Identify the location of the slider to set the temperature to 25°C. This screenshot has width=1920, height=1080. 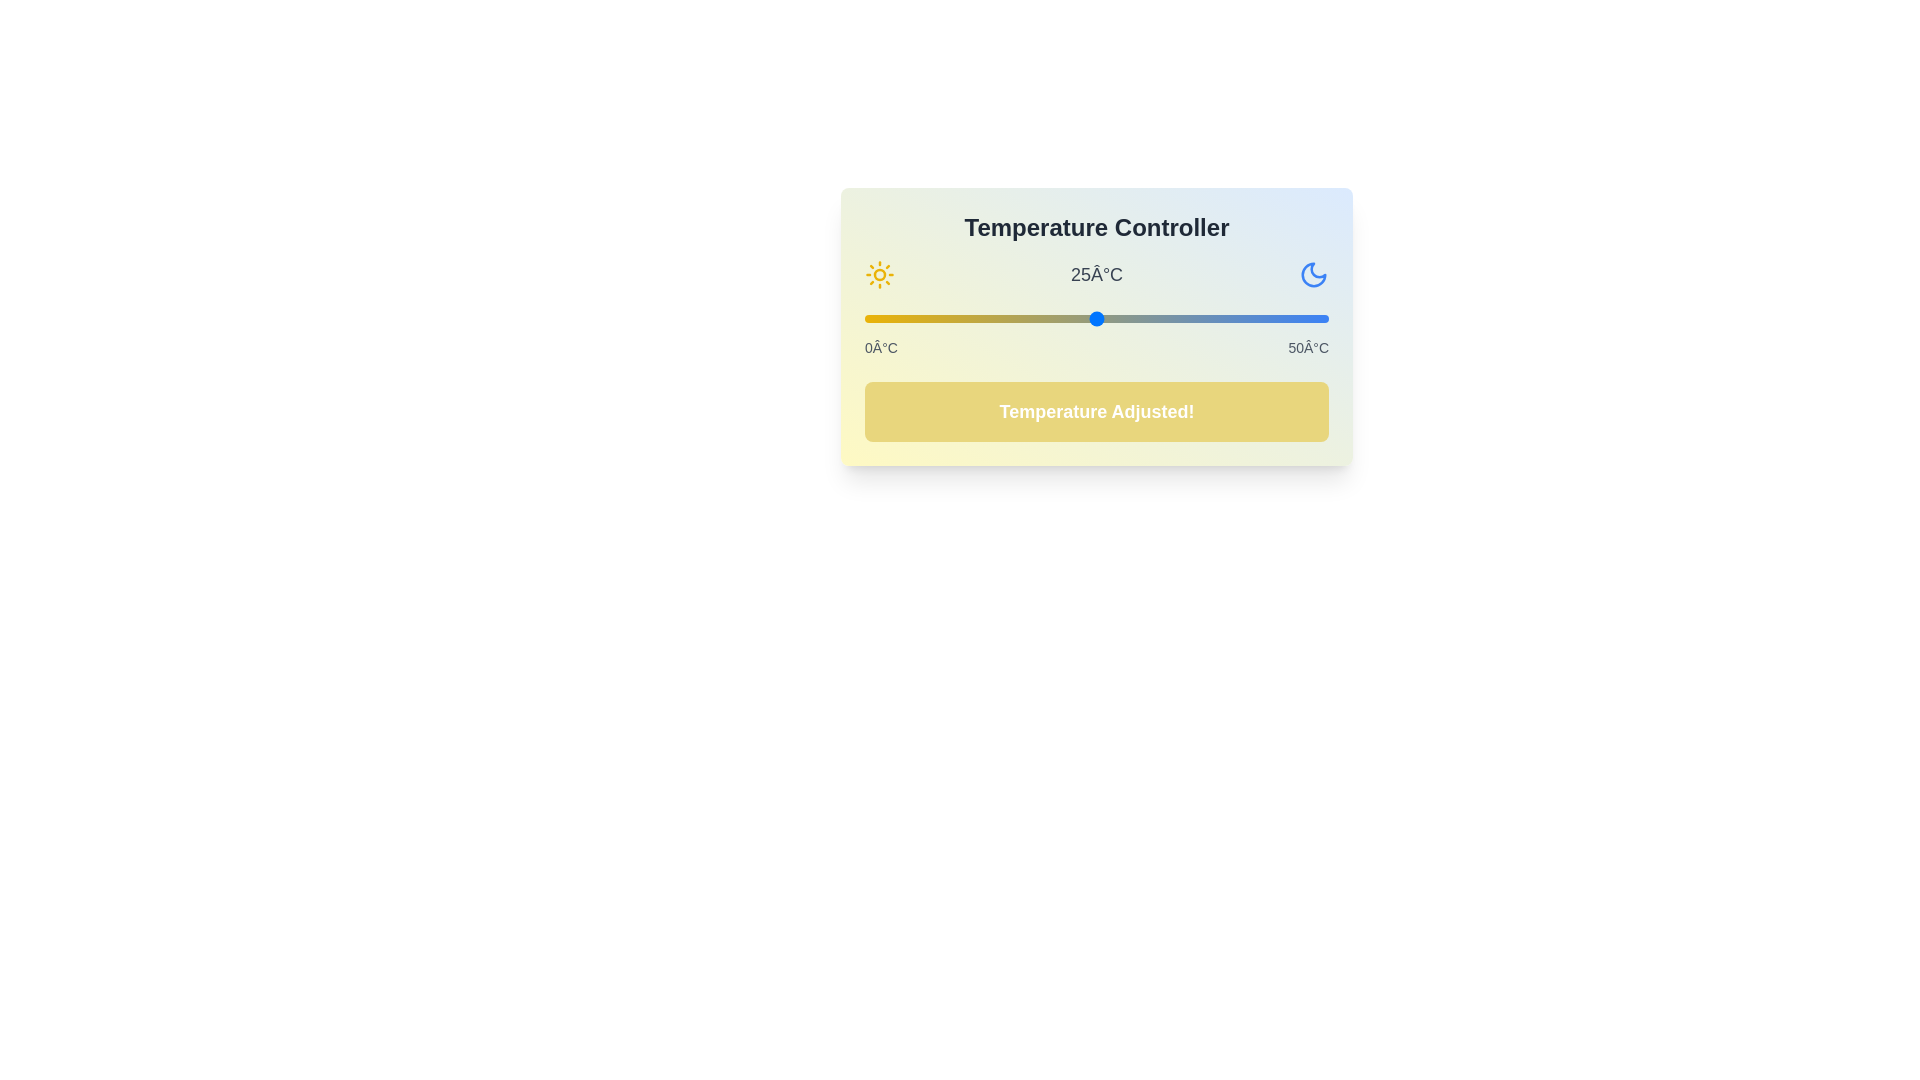
(1096, 318).